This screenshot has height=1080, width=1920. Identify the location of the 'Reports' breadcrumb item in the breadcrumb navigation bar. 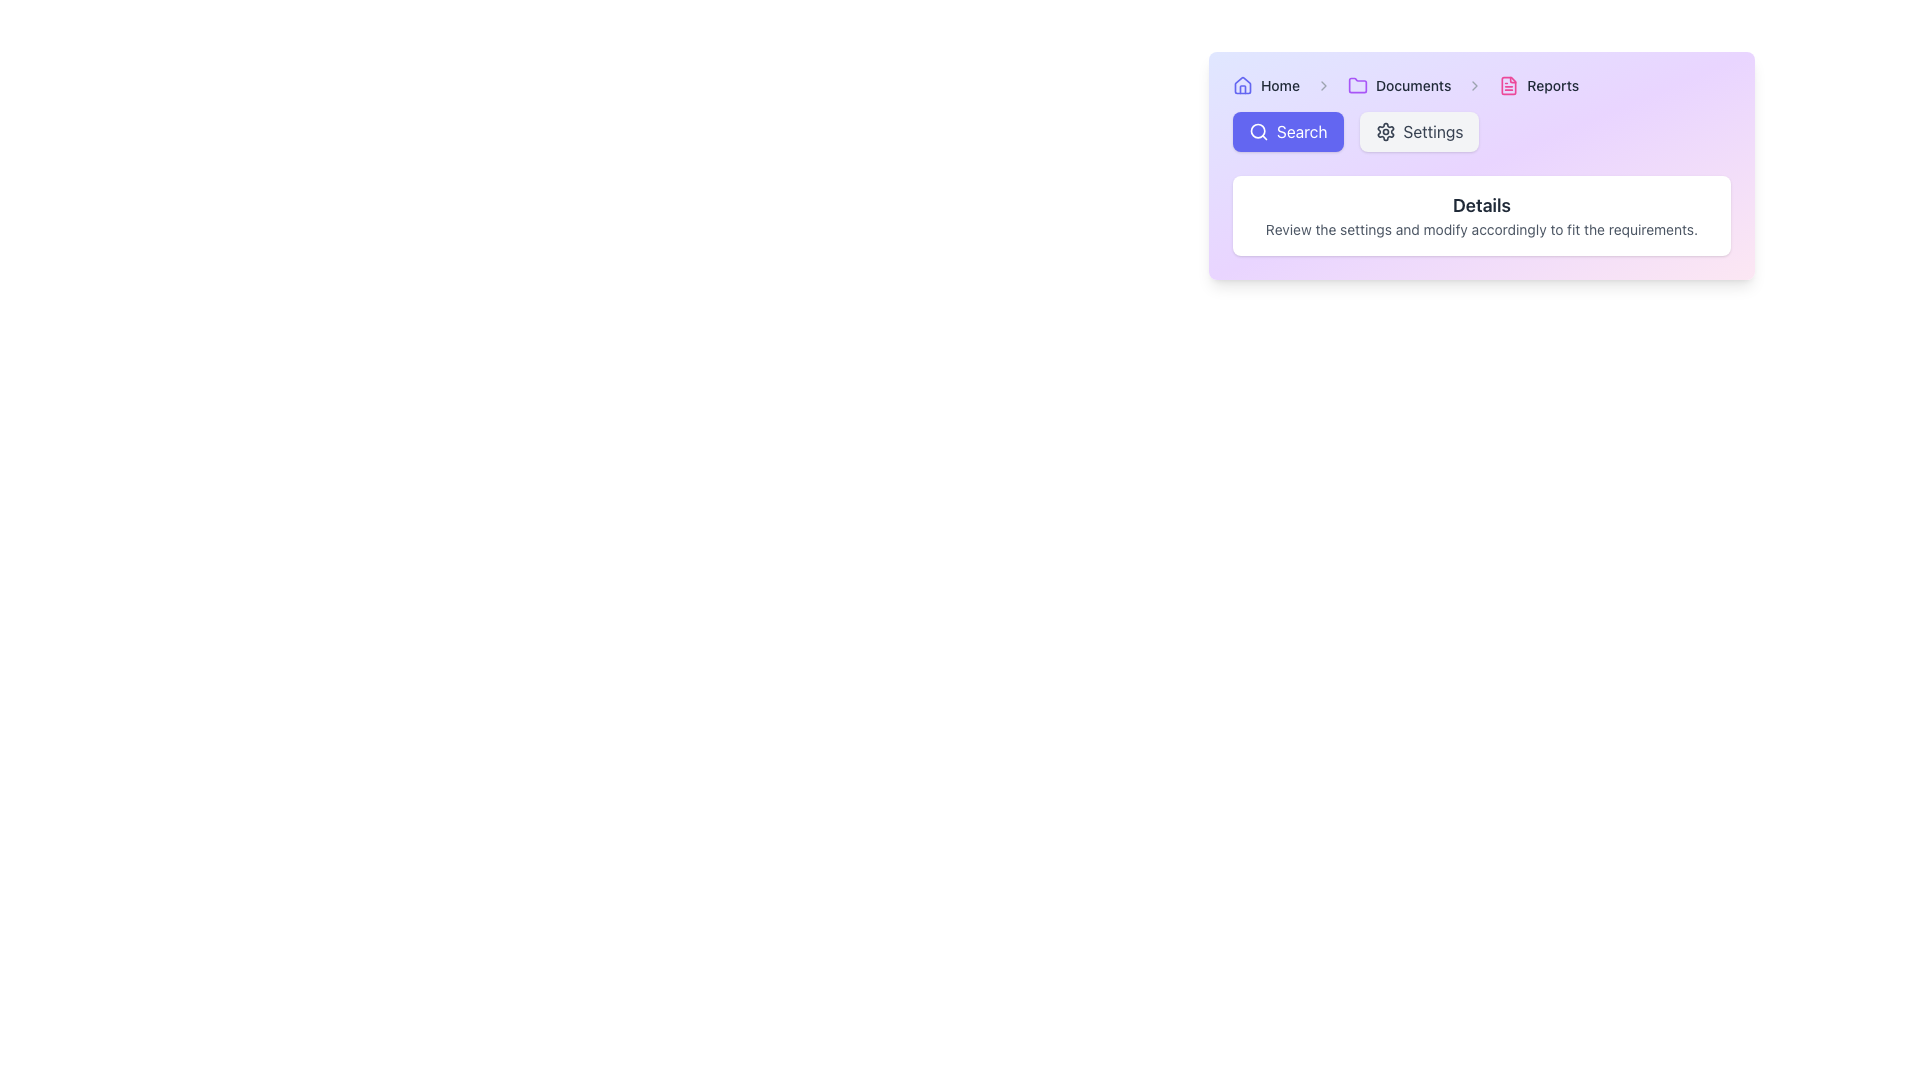
(1538, 84).